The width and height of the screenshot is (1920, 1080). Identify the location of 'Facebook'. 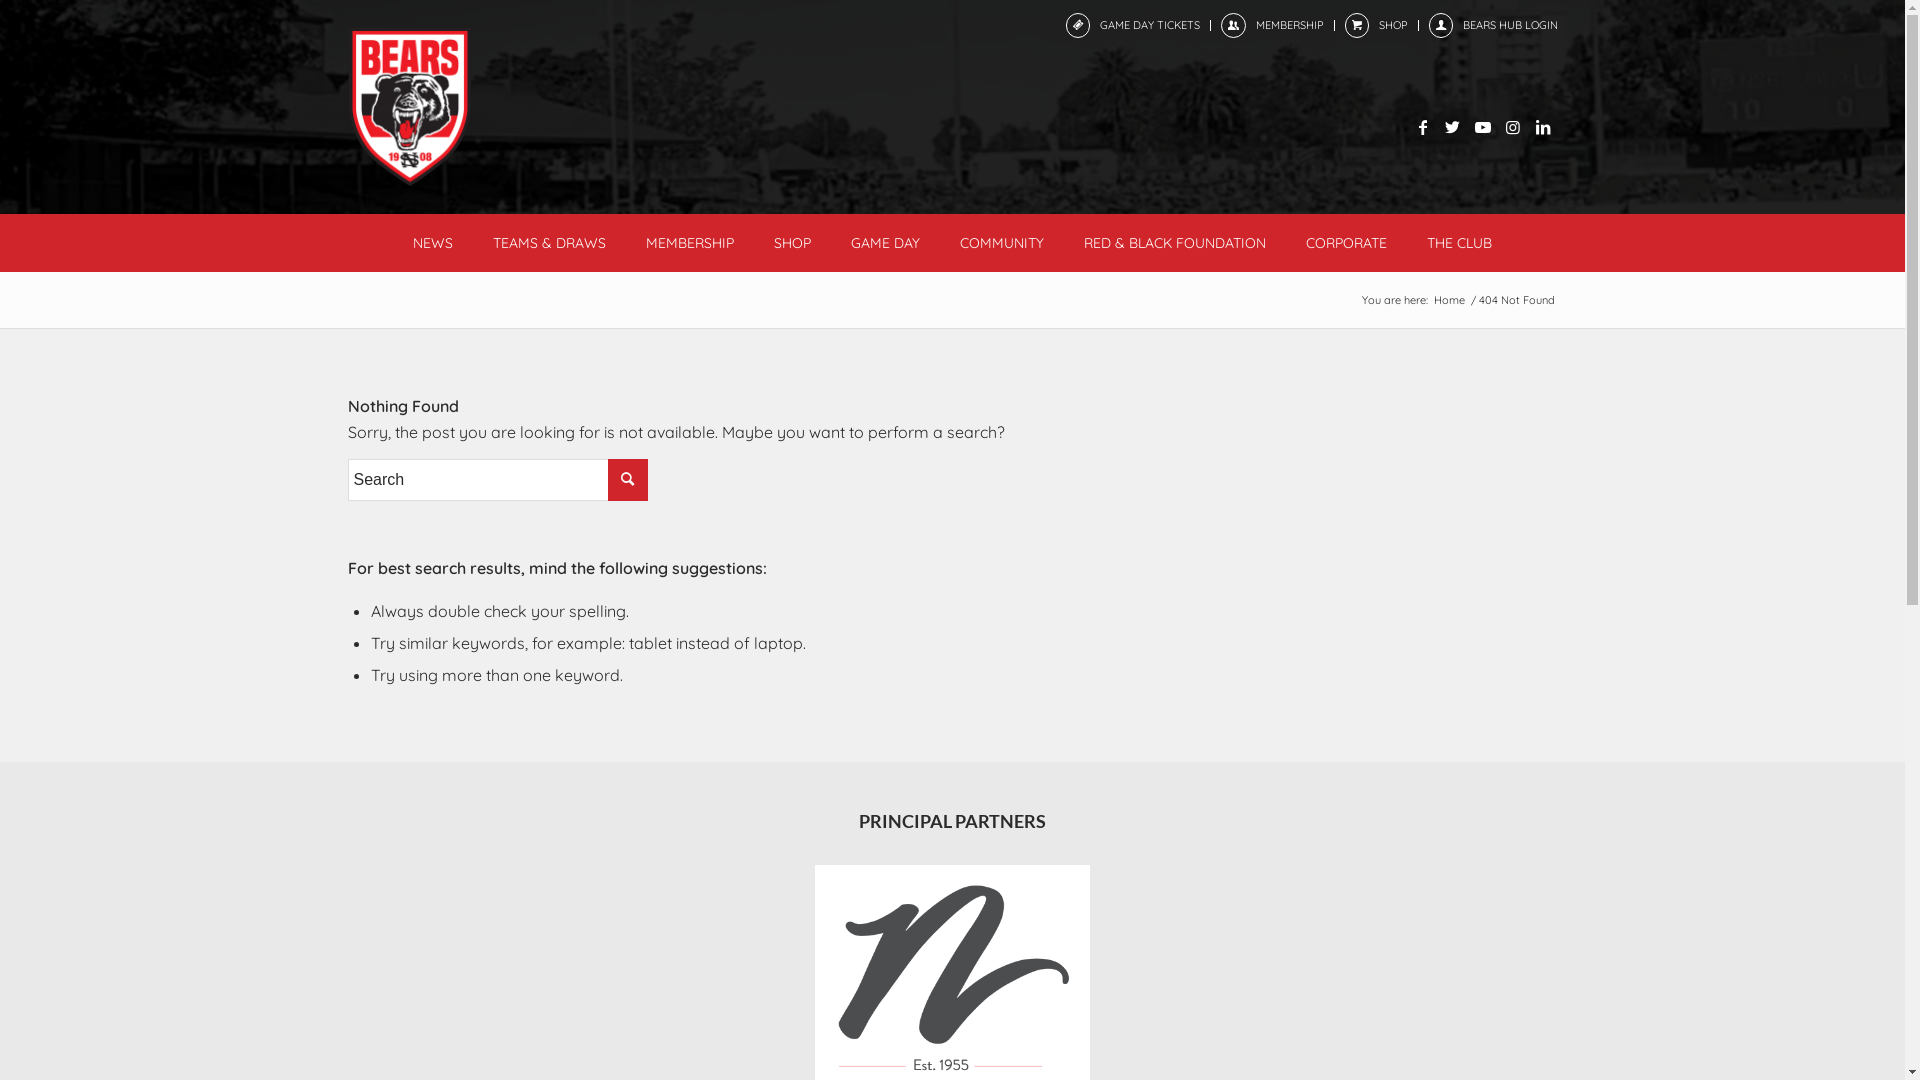
(1421, 127).